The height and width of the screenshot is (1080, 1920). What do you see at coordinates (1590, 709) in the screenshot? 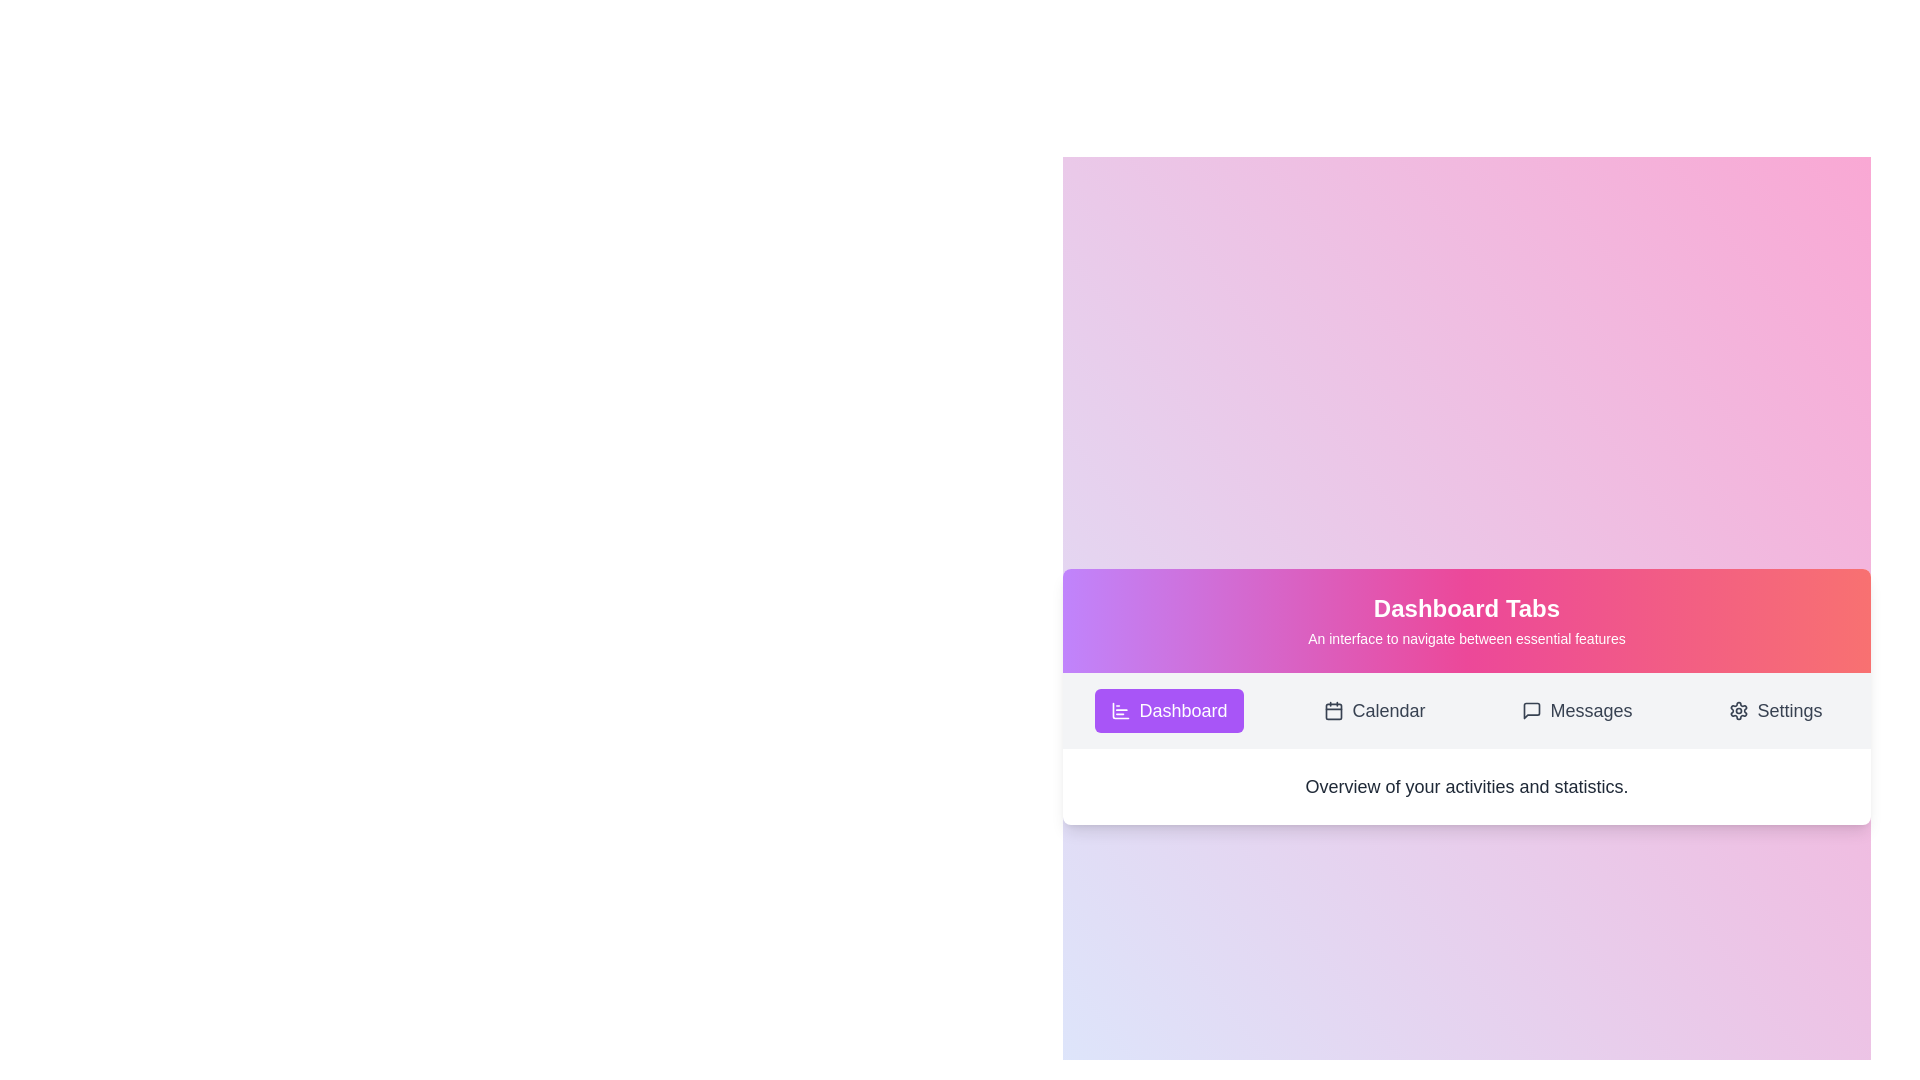
I see `the 'Messages' text label located in the horizontal navigation bar, which indicates the section for messages to the user` at bounding box center [1590, 709].